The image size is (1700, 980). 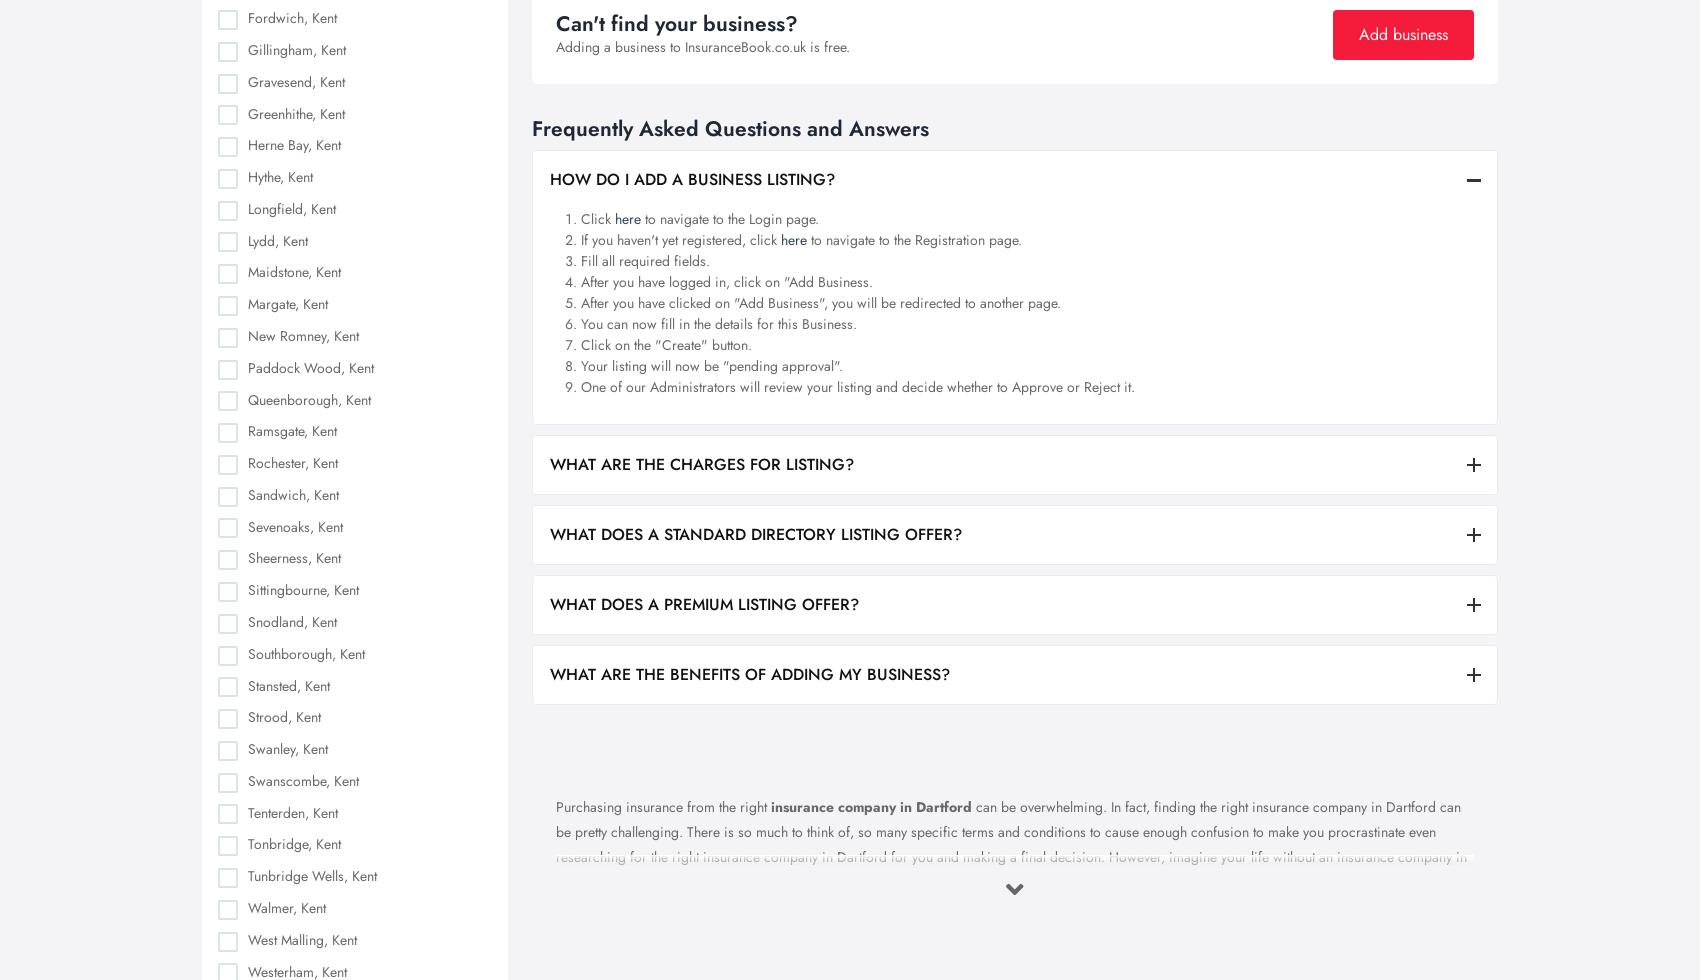 I want to click on 'Cookies Settings', so click(x=1082, y=753).